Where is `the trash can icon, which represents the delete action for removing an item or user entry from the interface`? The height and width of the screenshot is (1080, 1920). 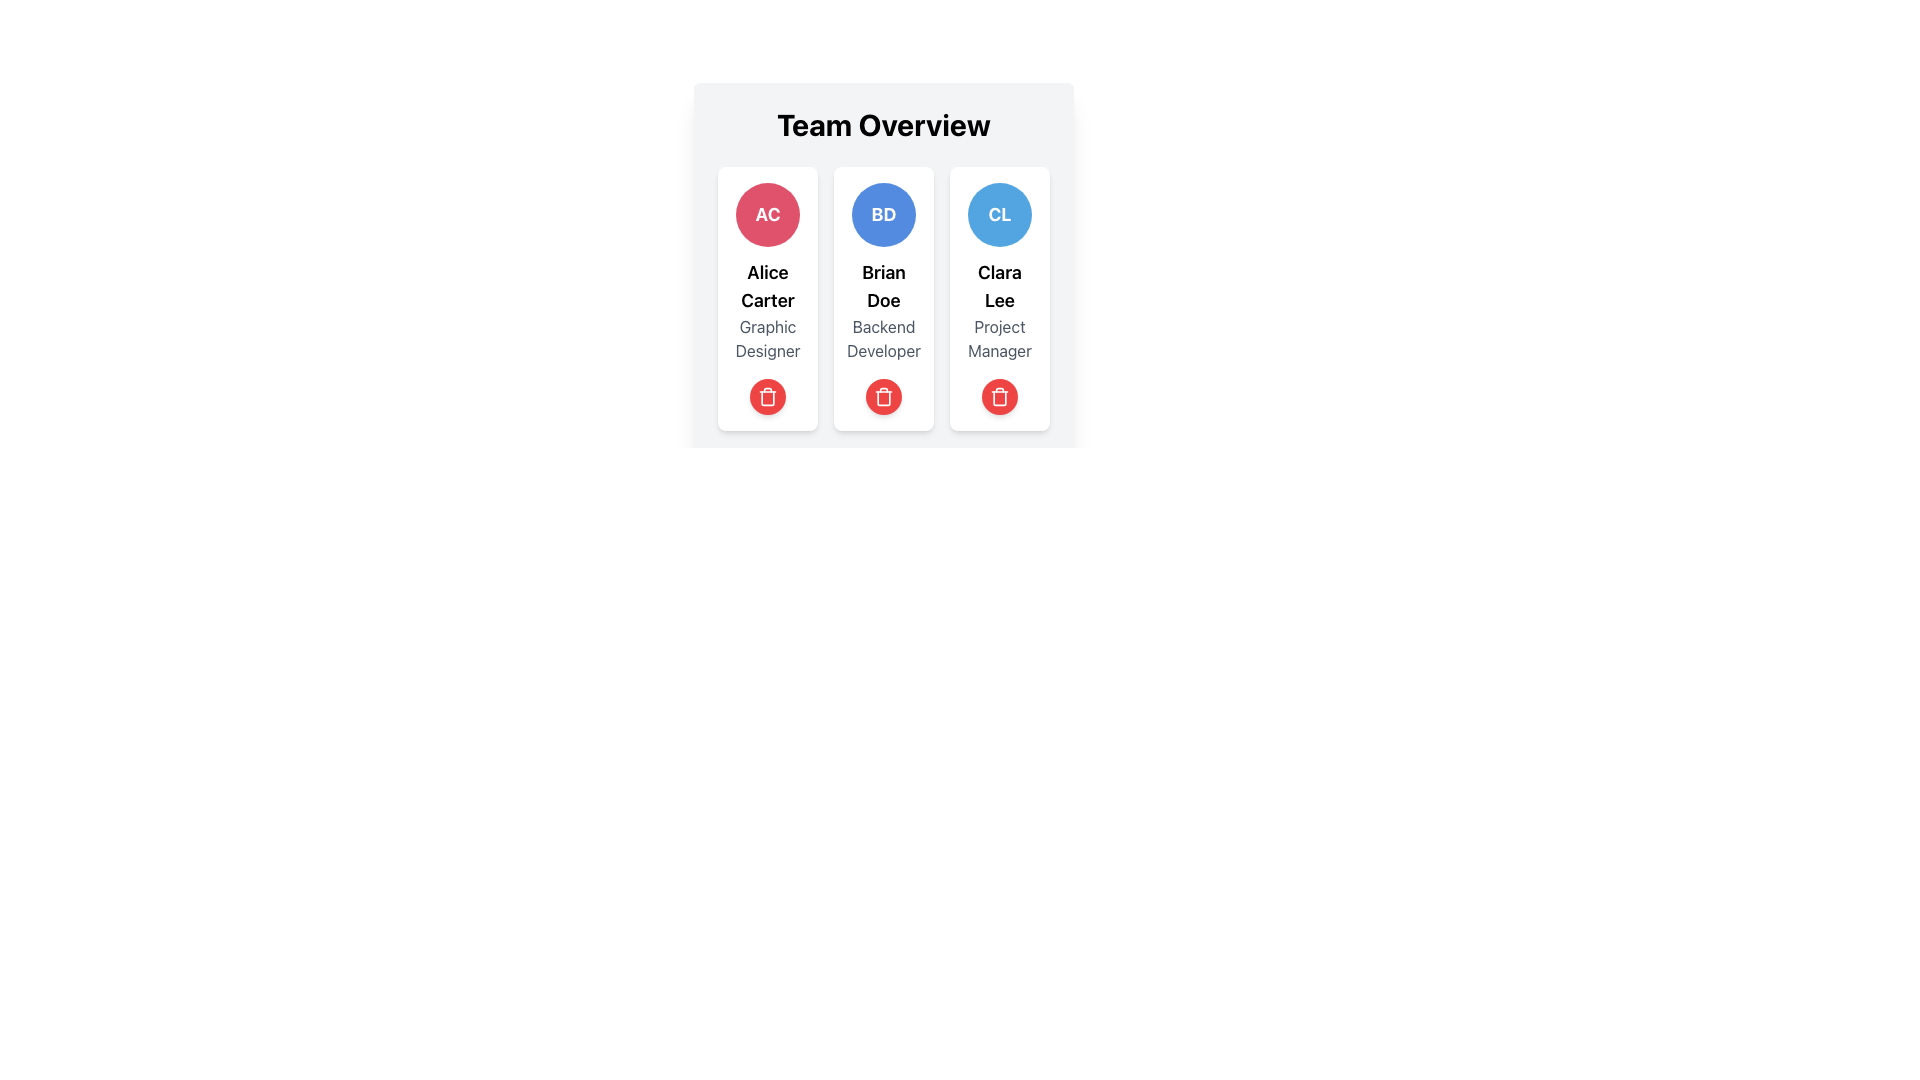
the trash can icon, which represents the delete action for removing an item or user entry from the interface is located at coordinates (767, 397).